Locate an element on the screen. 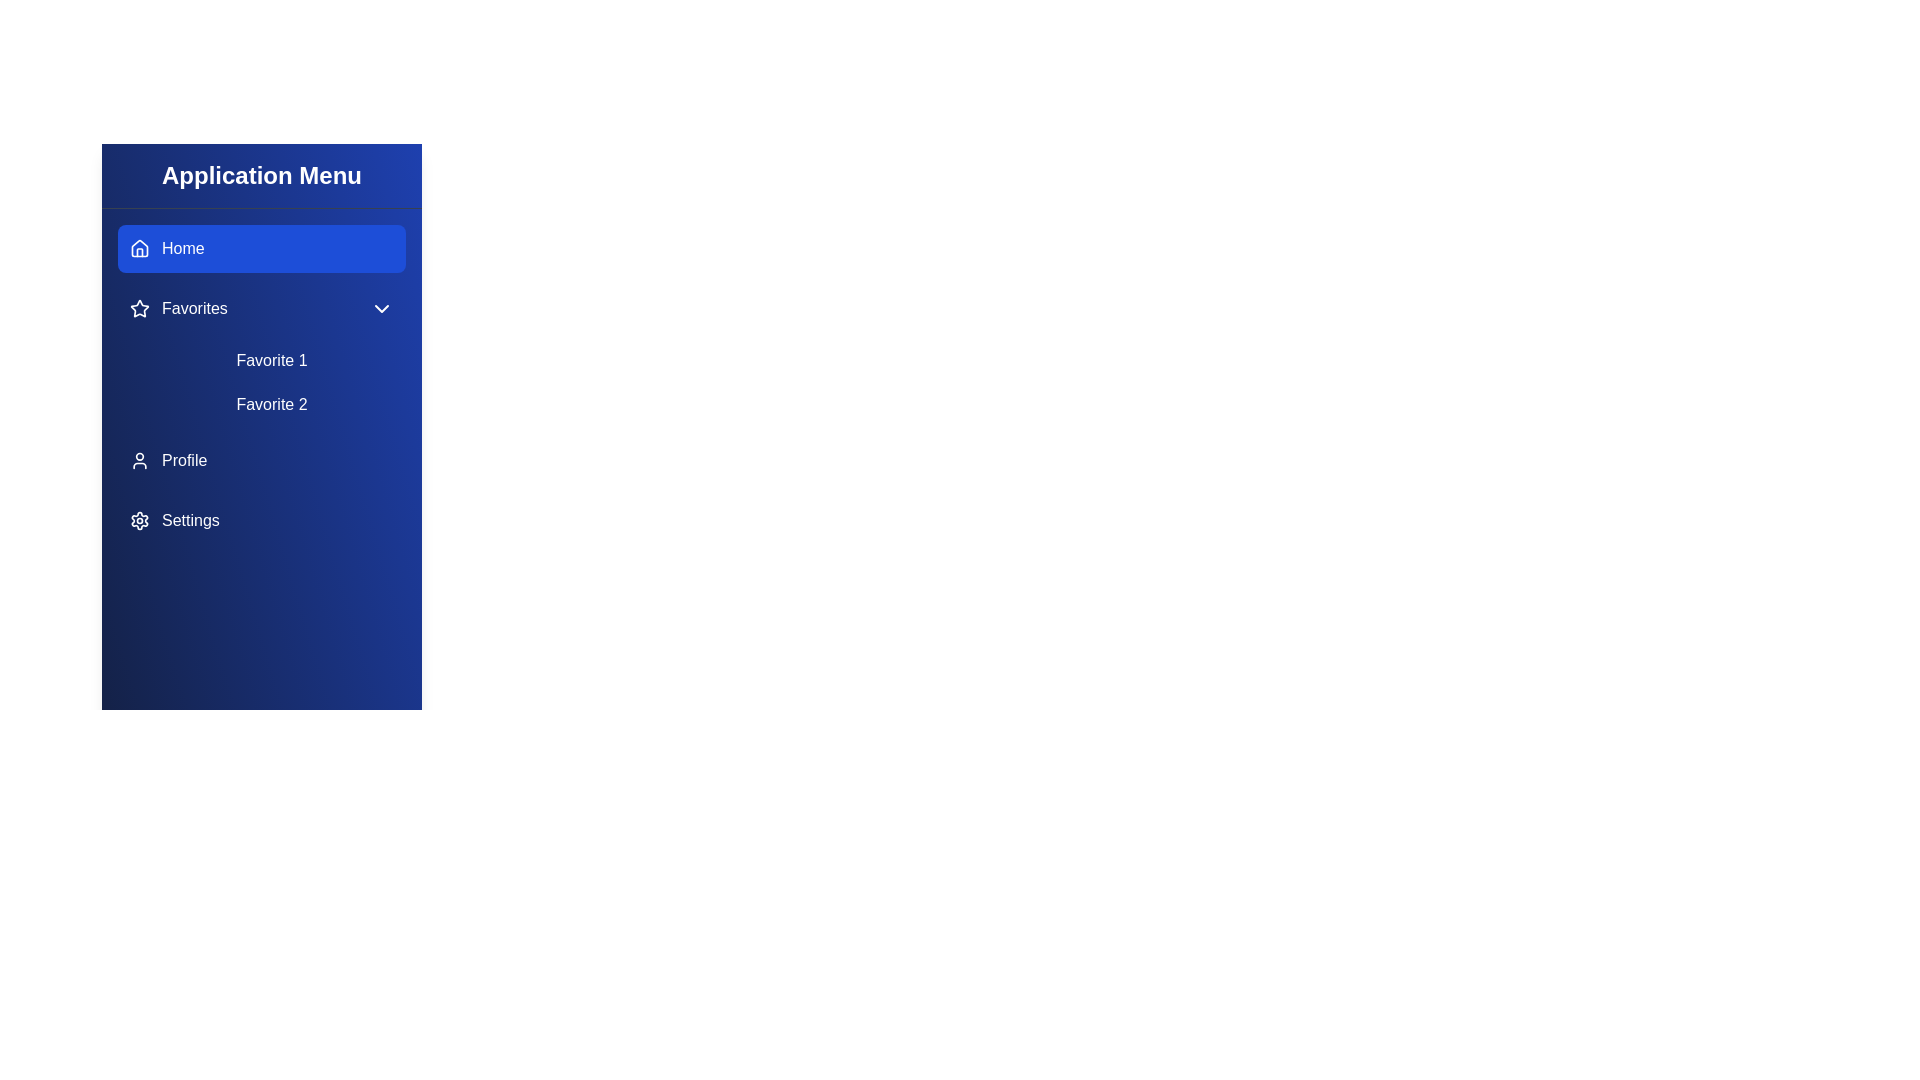  the house icon located in the main menu bar is located at coordinates (138, 246).